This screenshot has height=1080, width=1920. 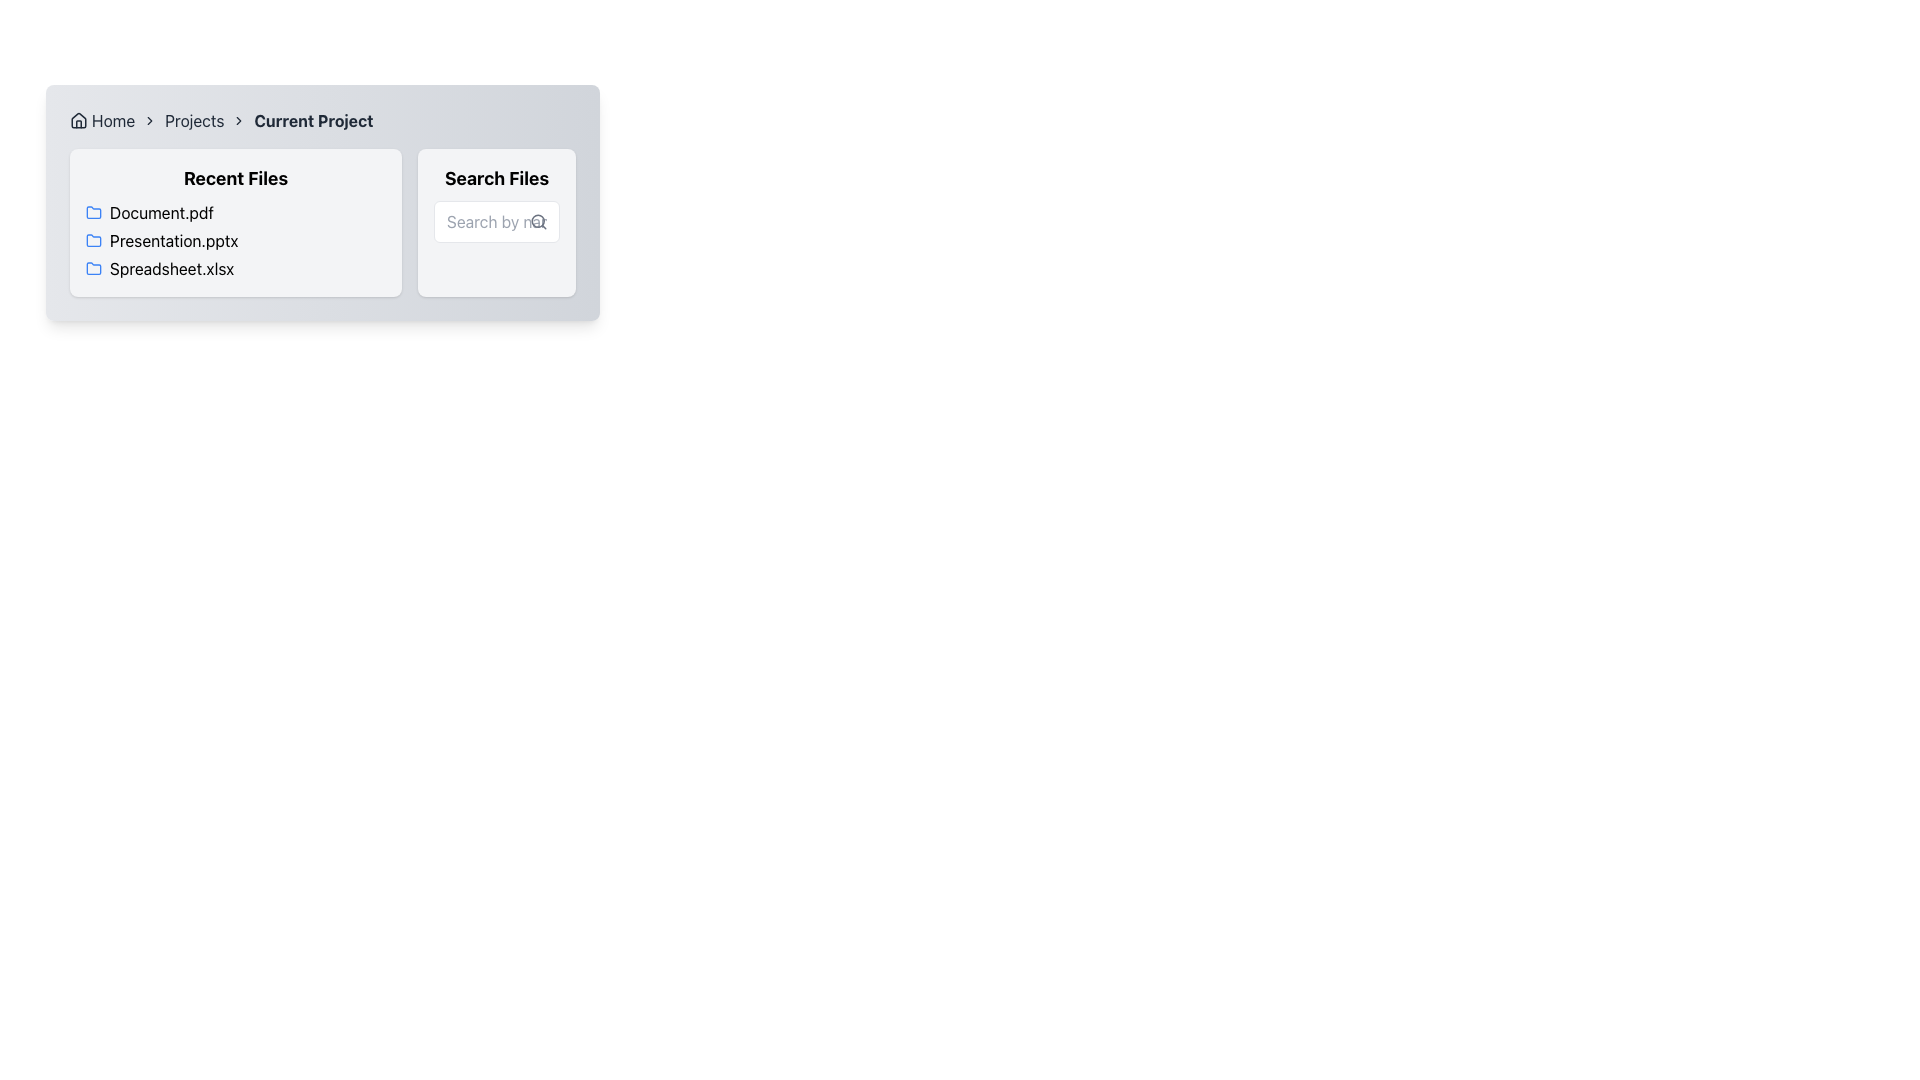 What do you see at coordinates (235, 268) in the screenshot?
I see `the file representation entry for 'Spreadsheet.xlsx' located` at bounding box center [235, 268].